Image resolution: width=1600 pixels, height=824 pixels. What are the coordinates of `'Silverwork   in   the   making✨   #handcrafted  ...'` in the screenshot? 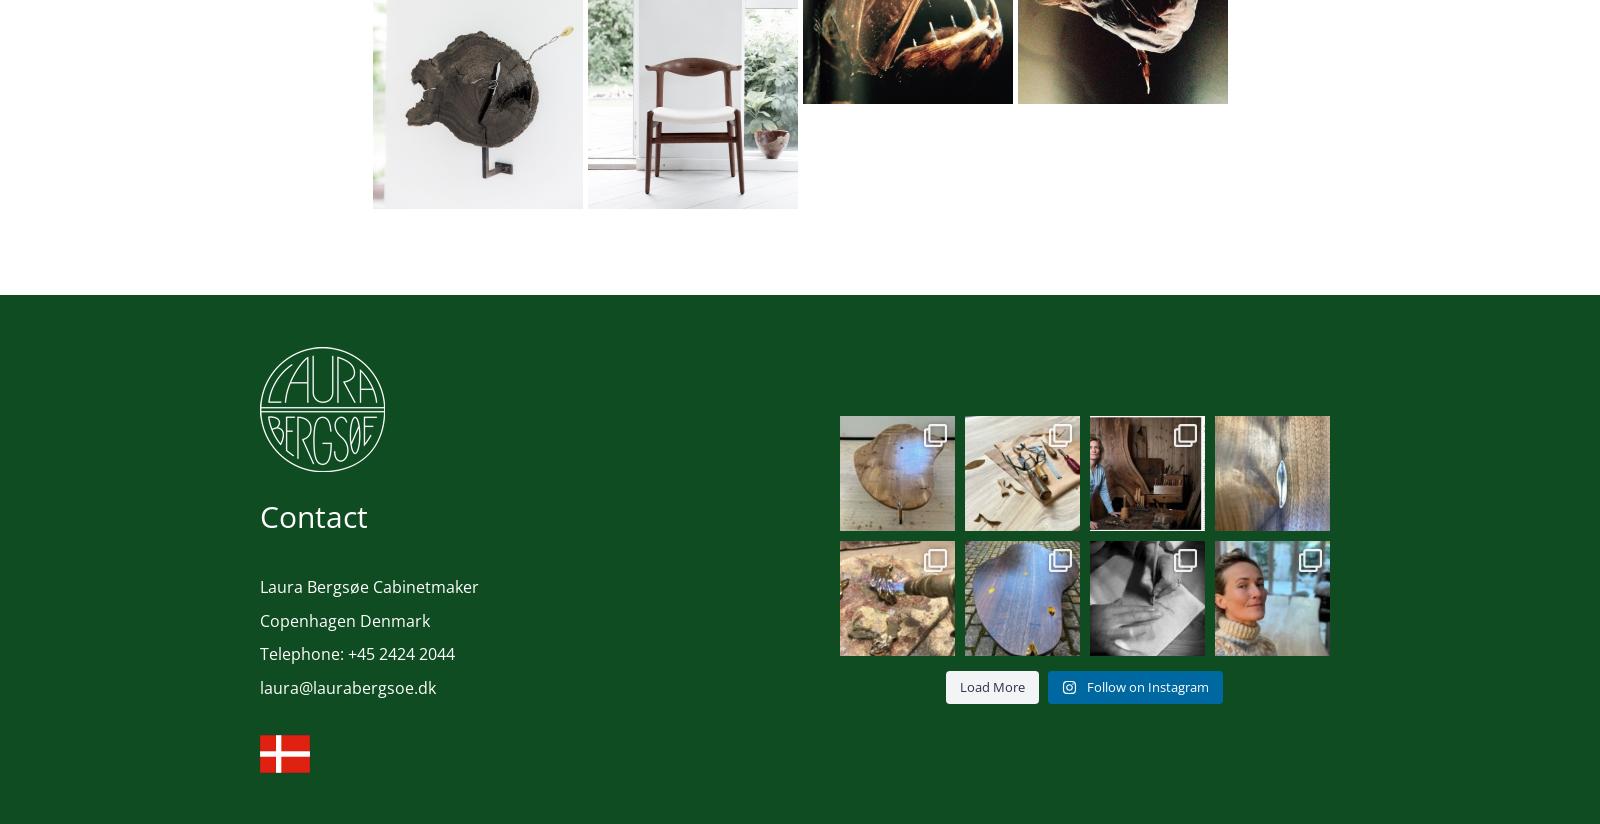 It's located at (1146, 567).